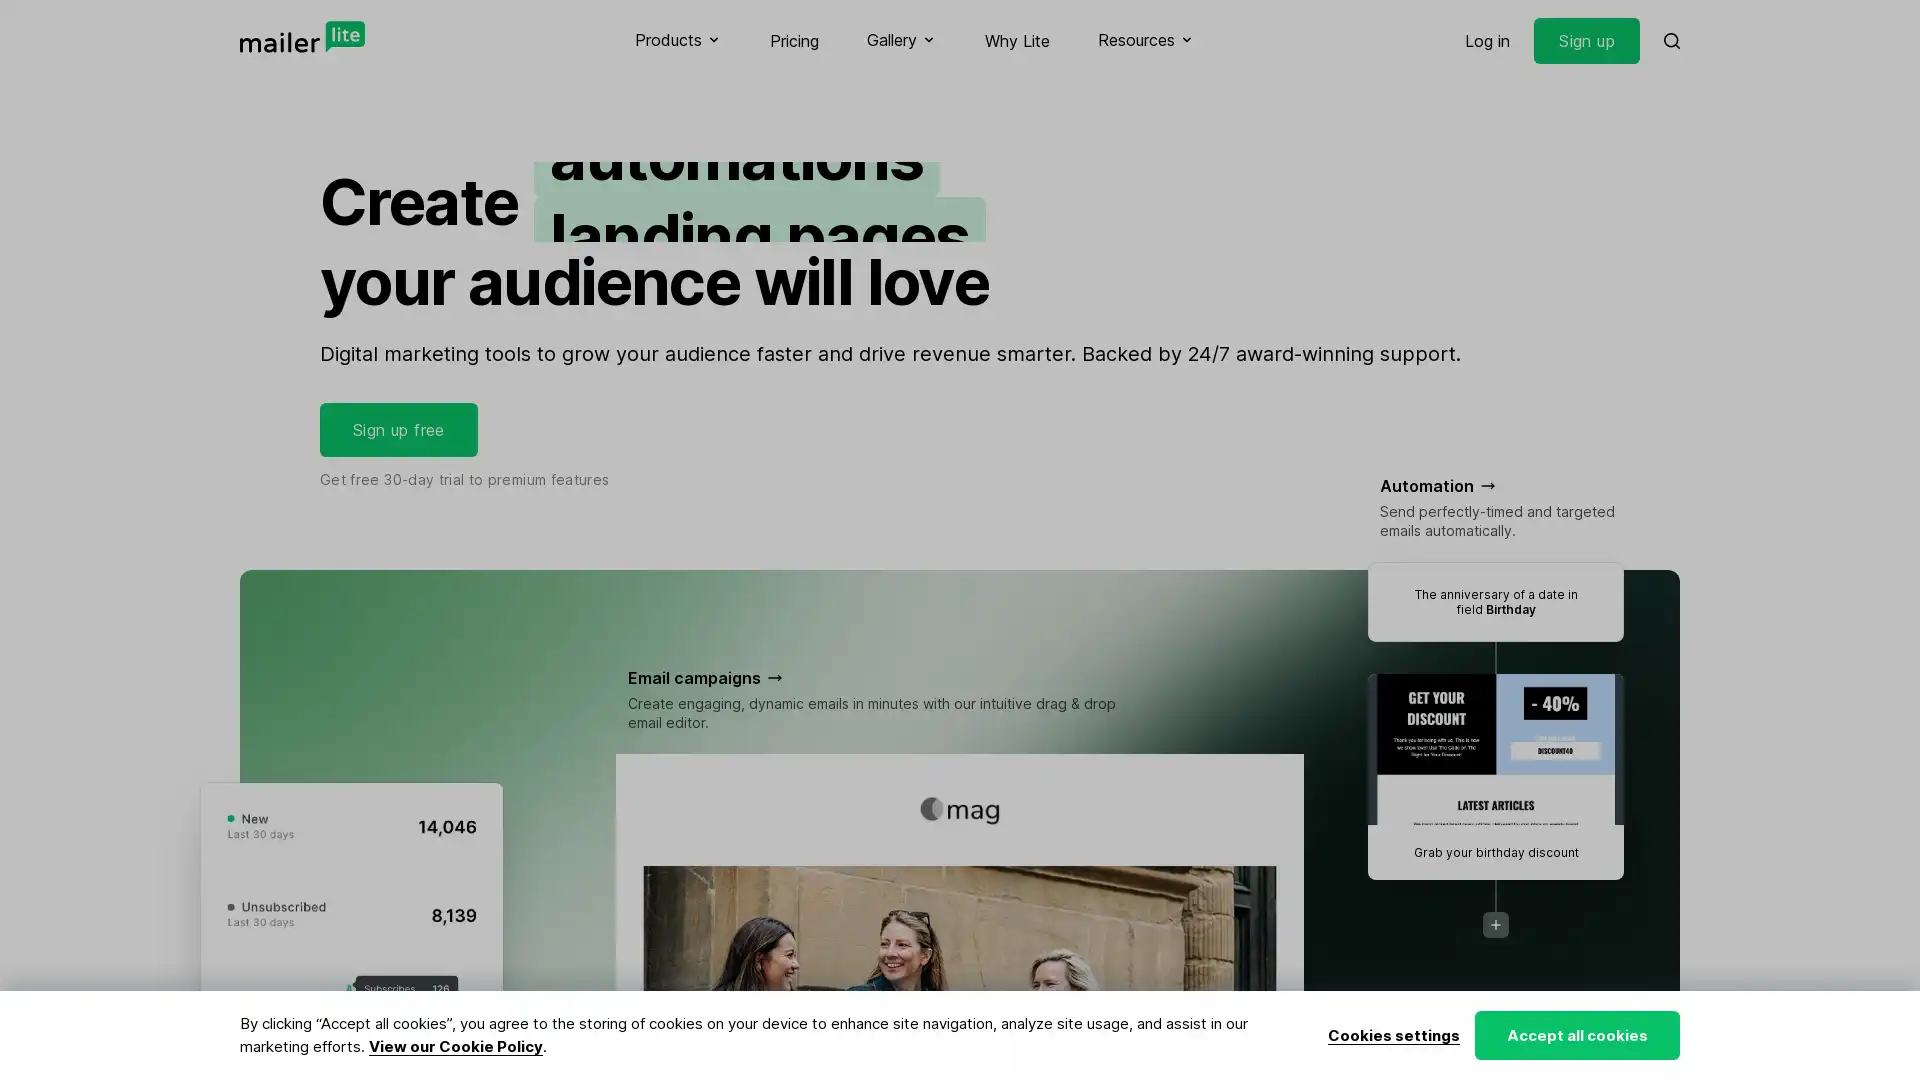 This screenshot has height=1080, width=1920. I want to click on Cookies settings, so click(1392, 1035).